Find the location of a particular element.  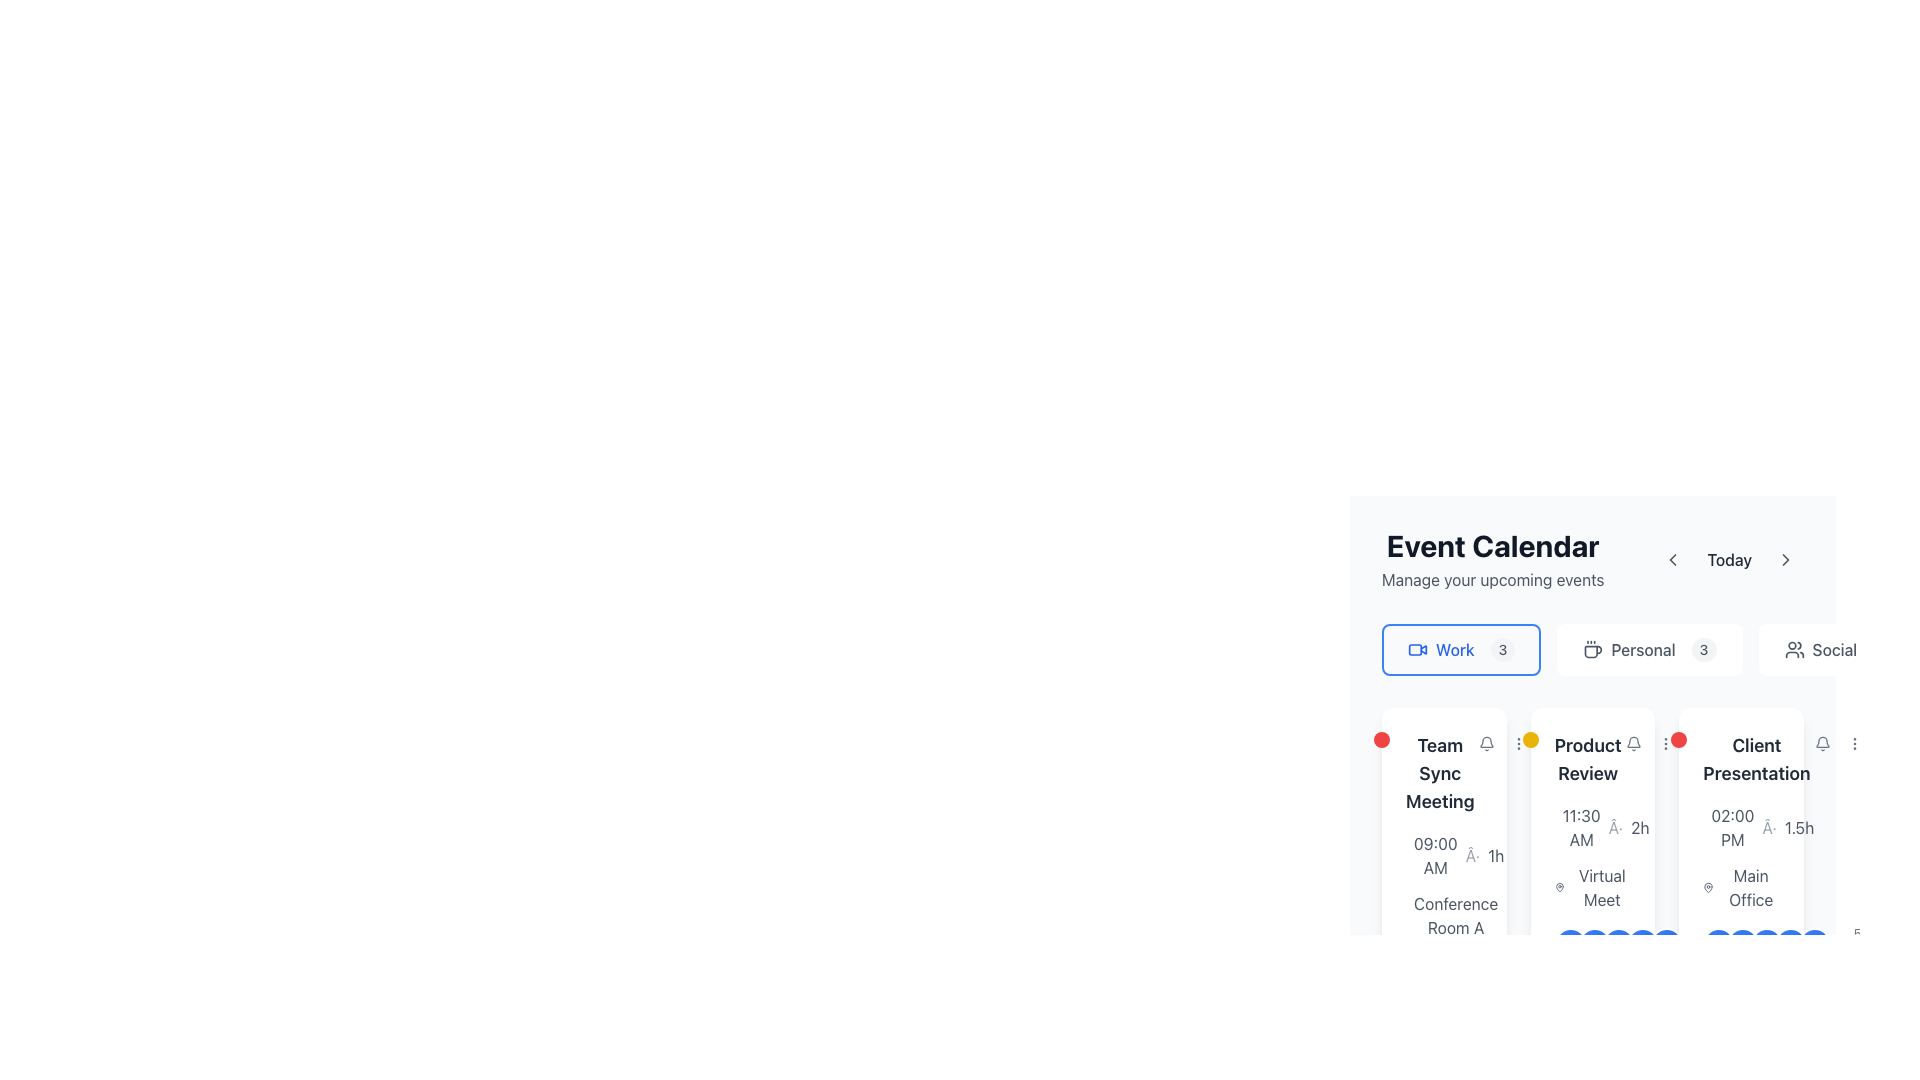

the 'Personal' events icon located on the left edge of the 'Personal 3' button in the event calendar interface is located at coordinates (1592, 650).